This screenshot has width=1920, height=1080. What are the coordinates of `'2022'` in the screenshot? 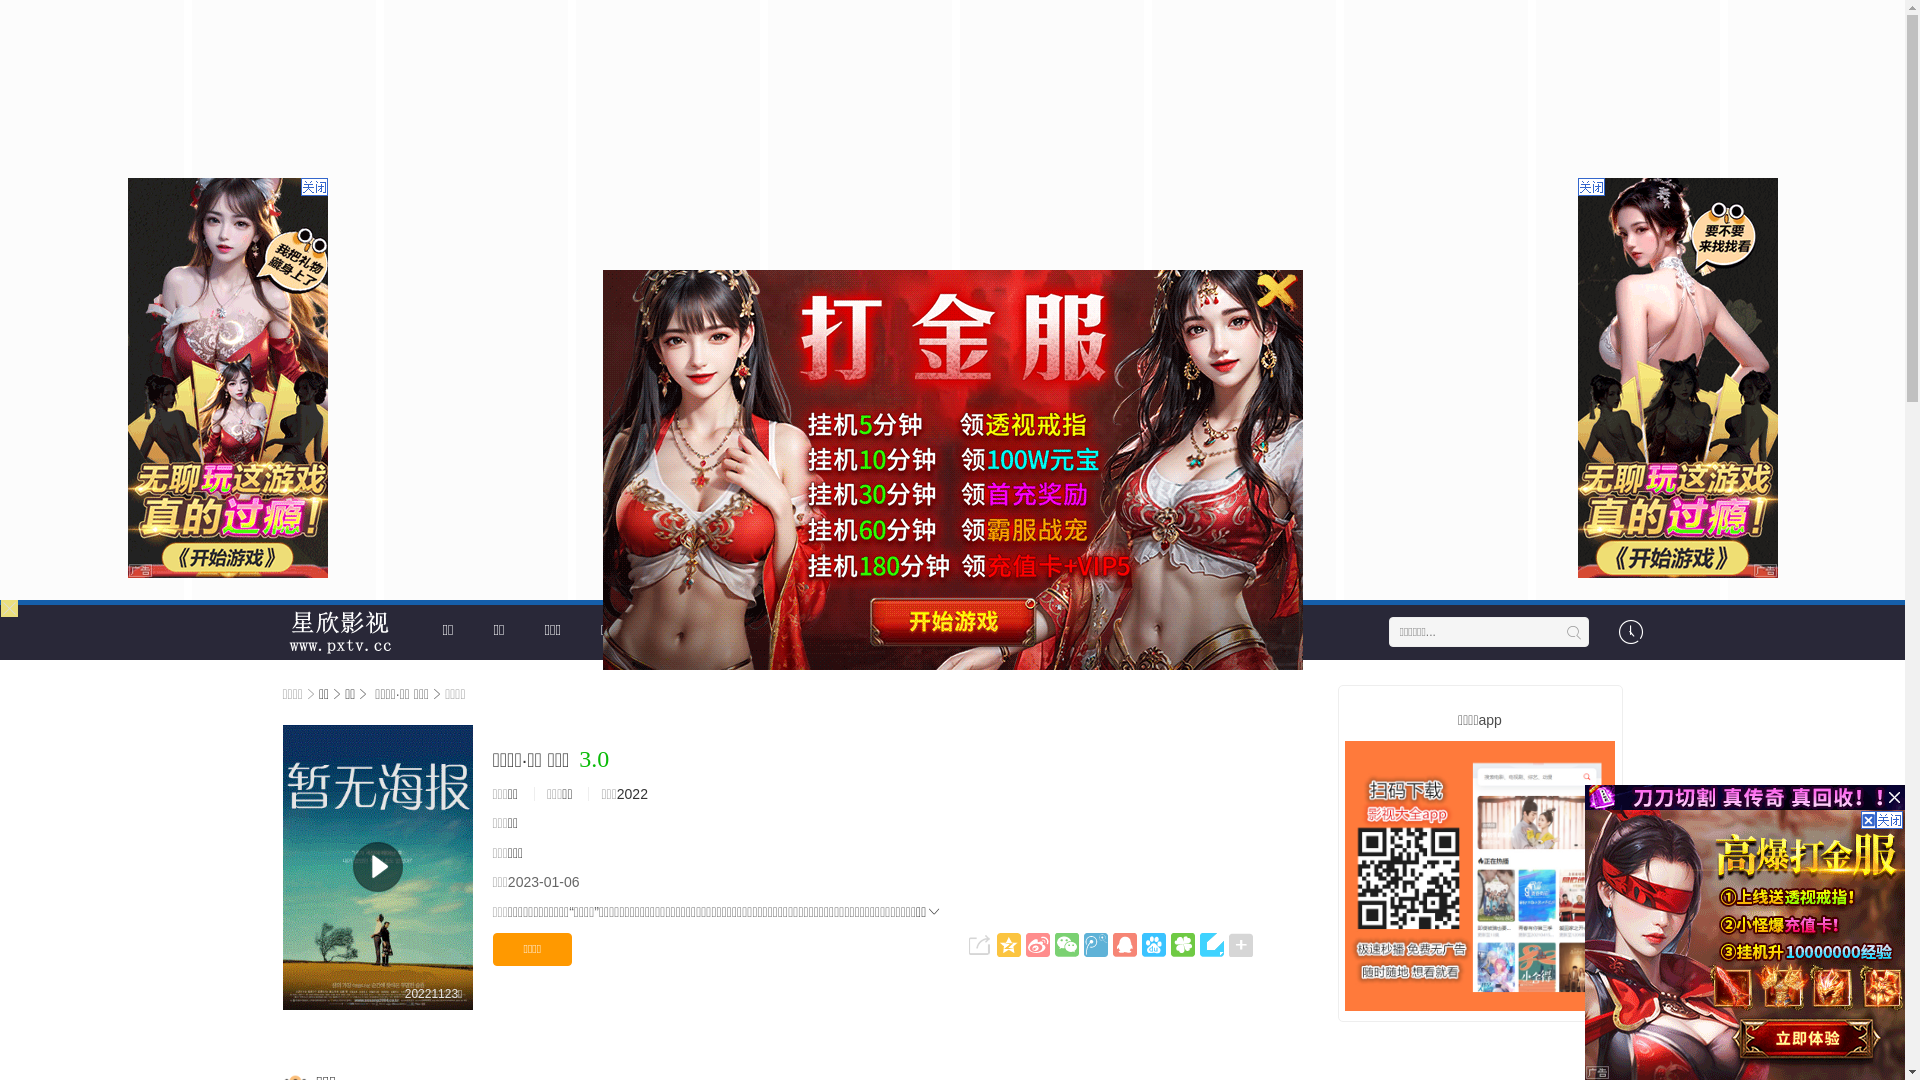 It's located at (616, 793).